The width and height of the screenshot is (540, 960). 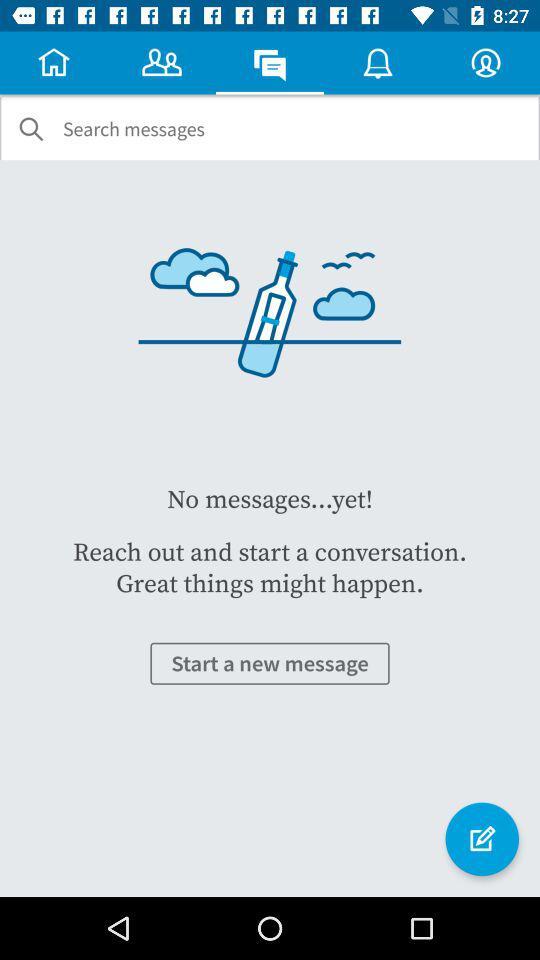 I want to click on the third message icon from the top left, so click(x=270, y=62).